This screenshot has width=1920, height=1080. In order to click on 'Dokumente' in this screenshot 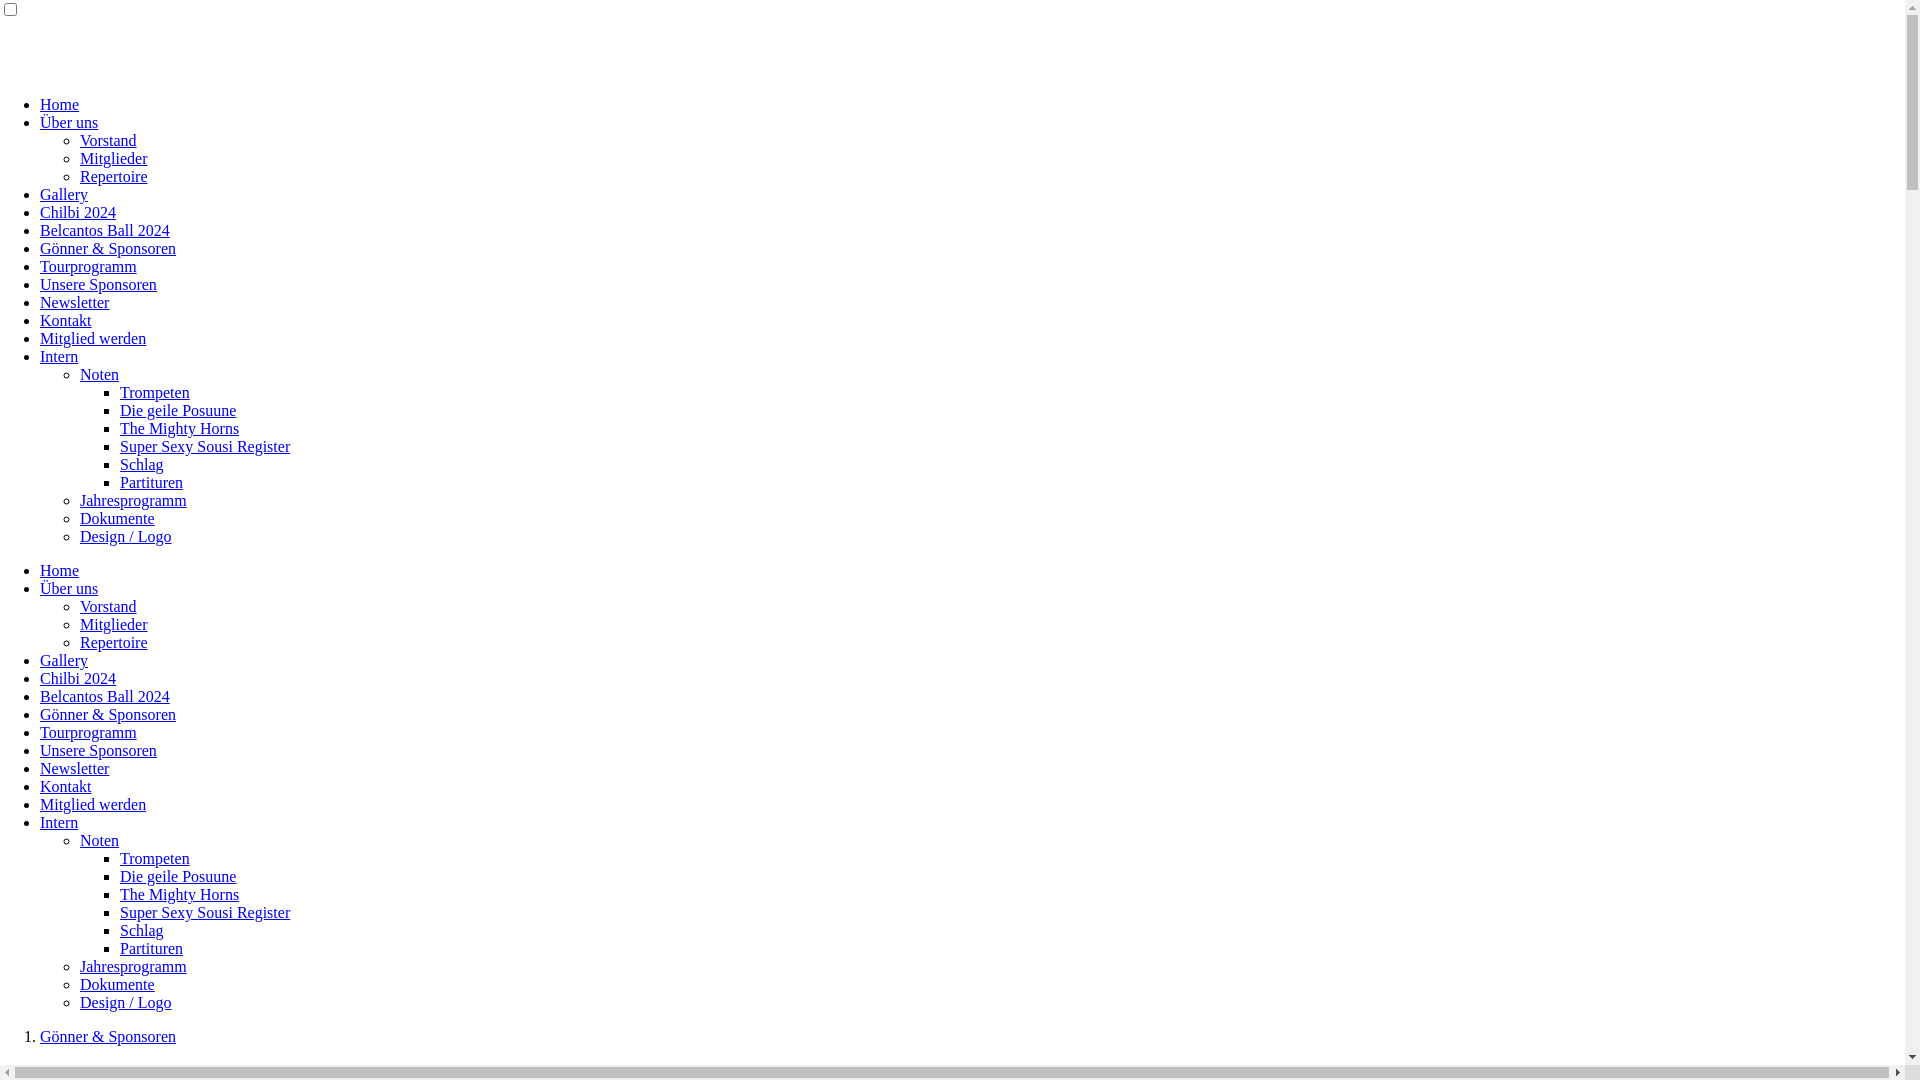, I will do `click(116, 983)`.